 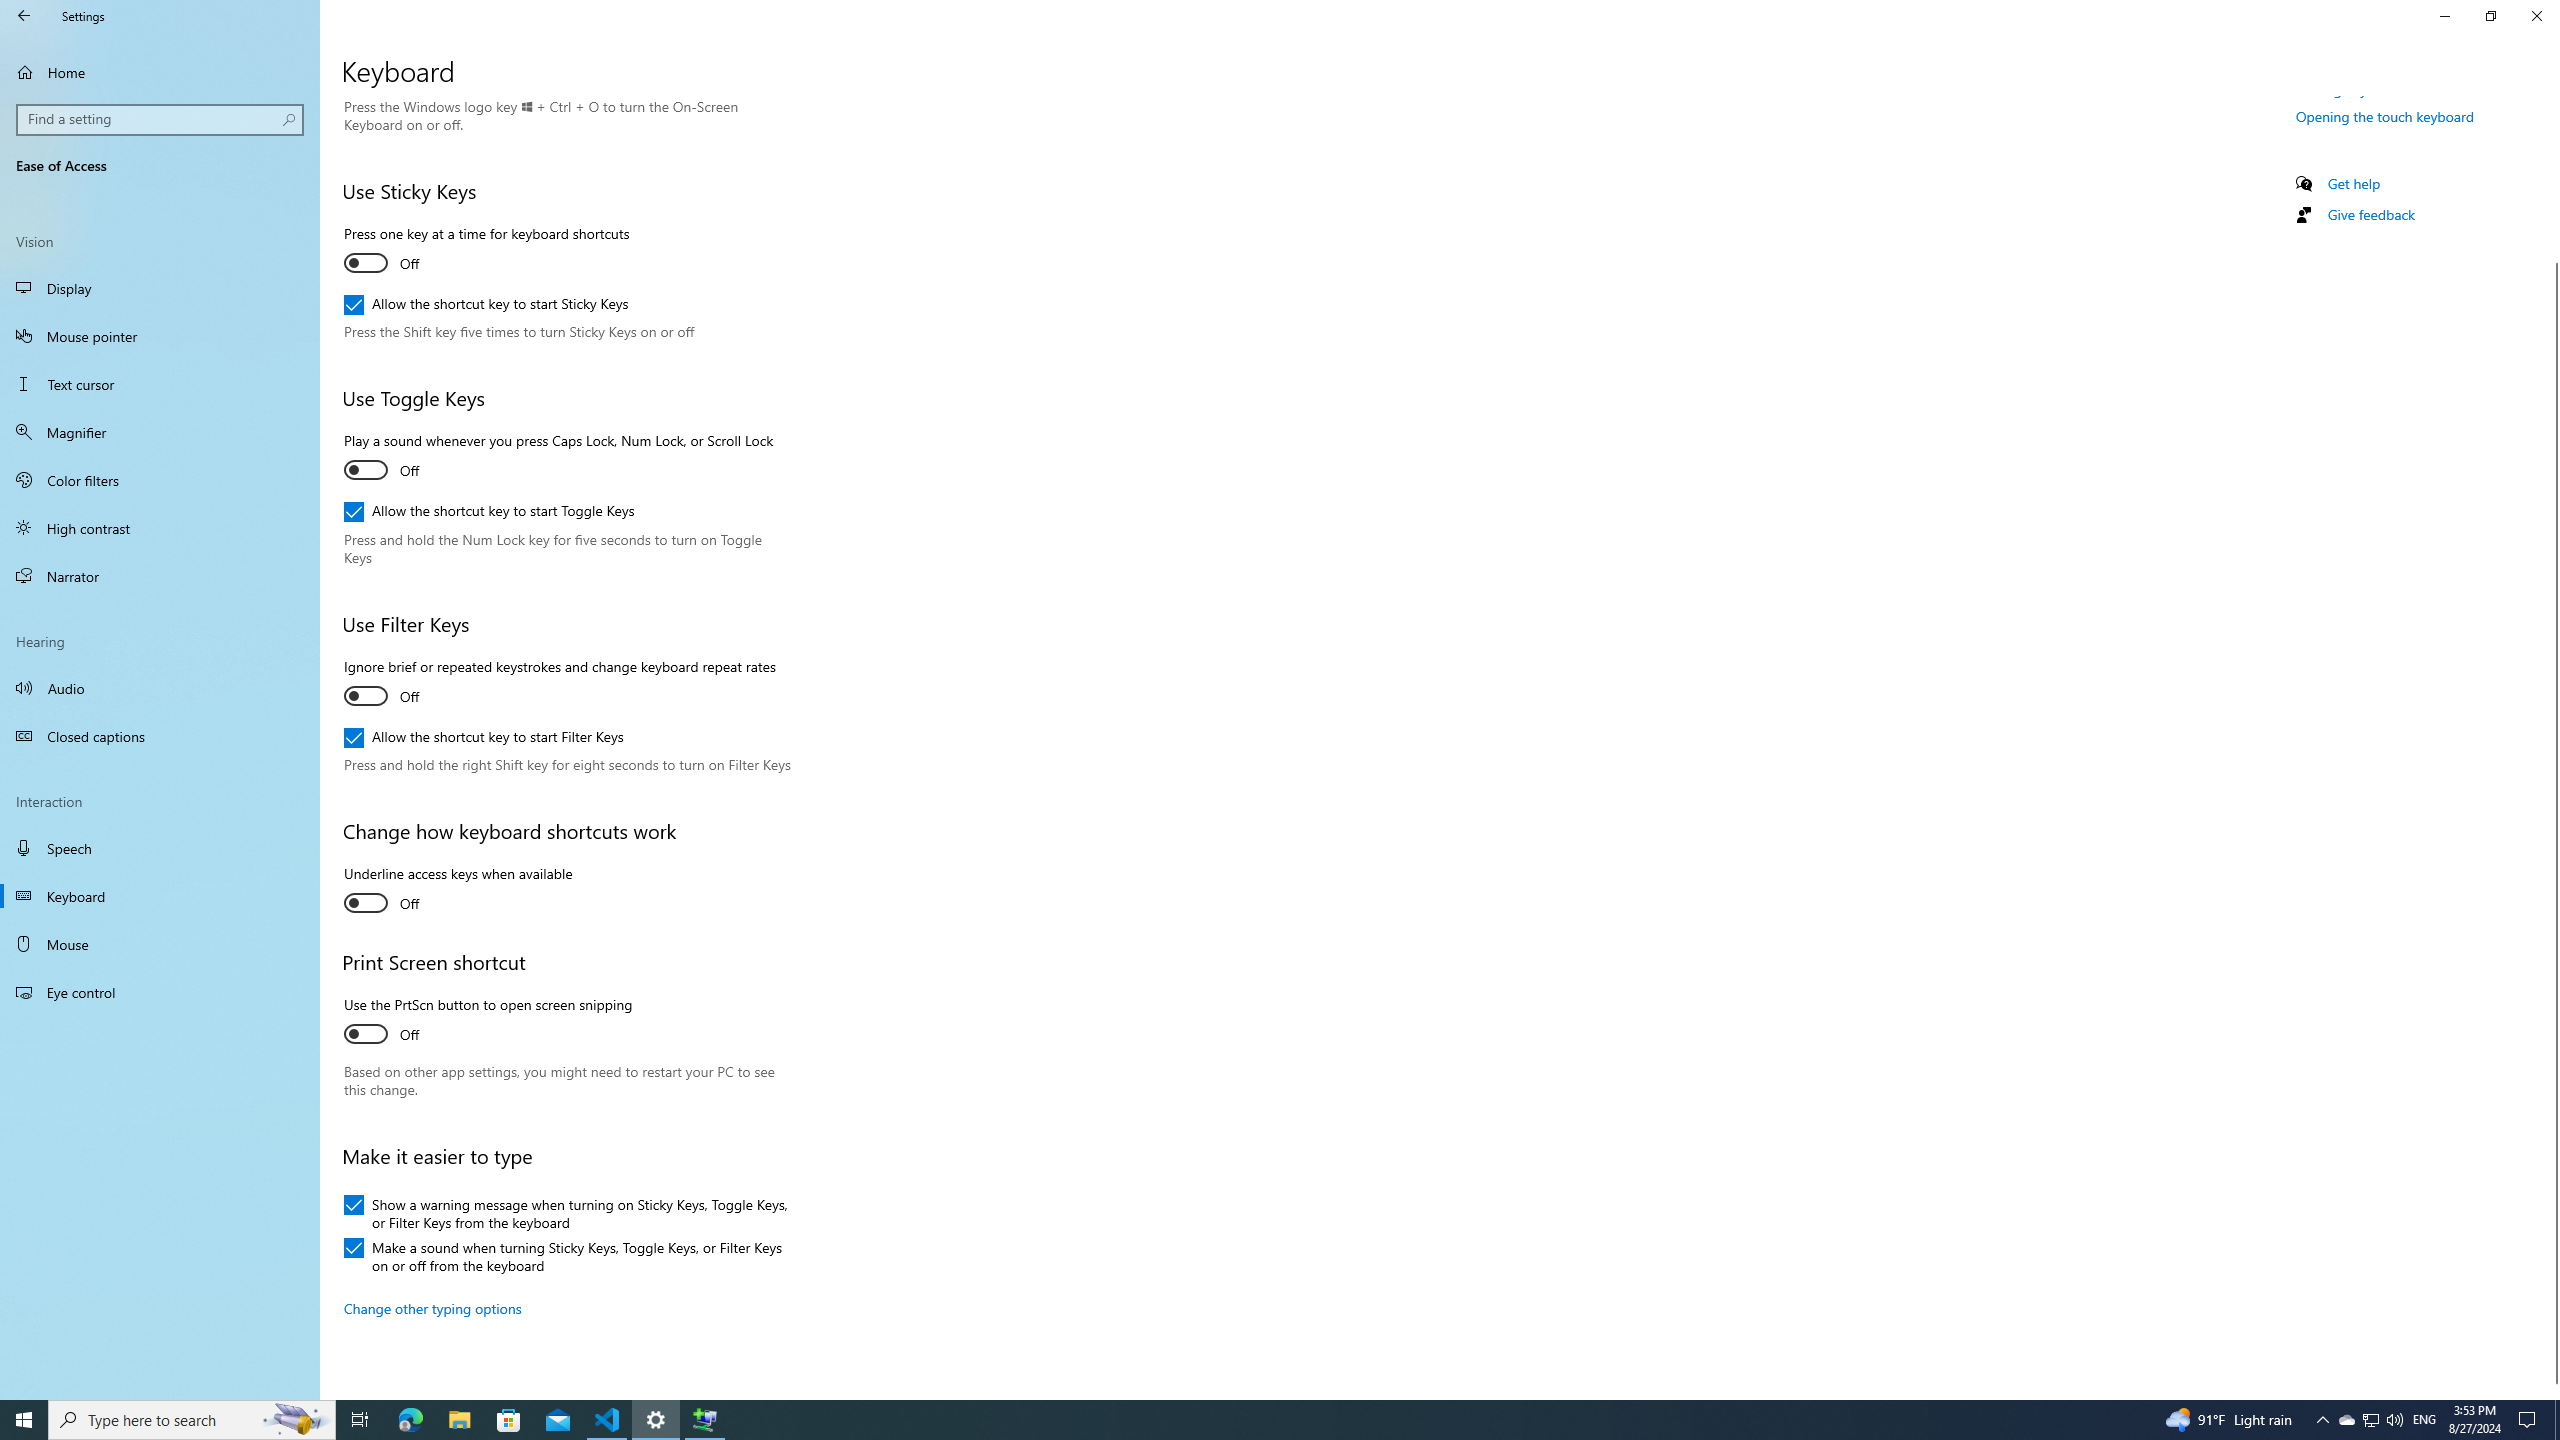 I want to click on 'Extensible Wizards Host Process - 1 running window', so click(x=705, y=1418).